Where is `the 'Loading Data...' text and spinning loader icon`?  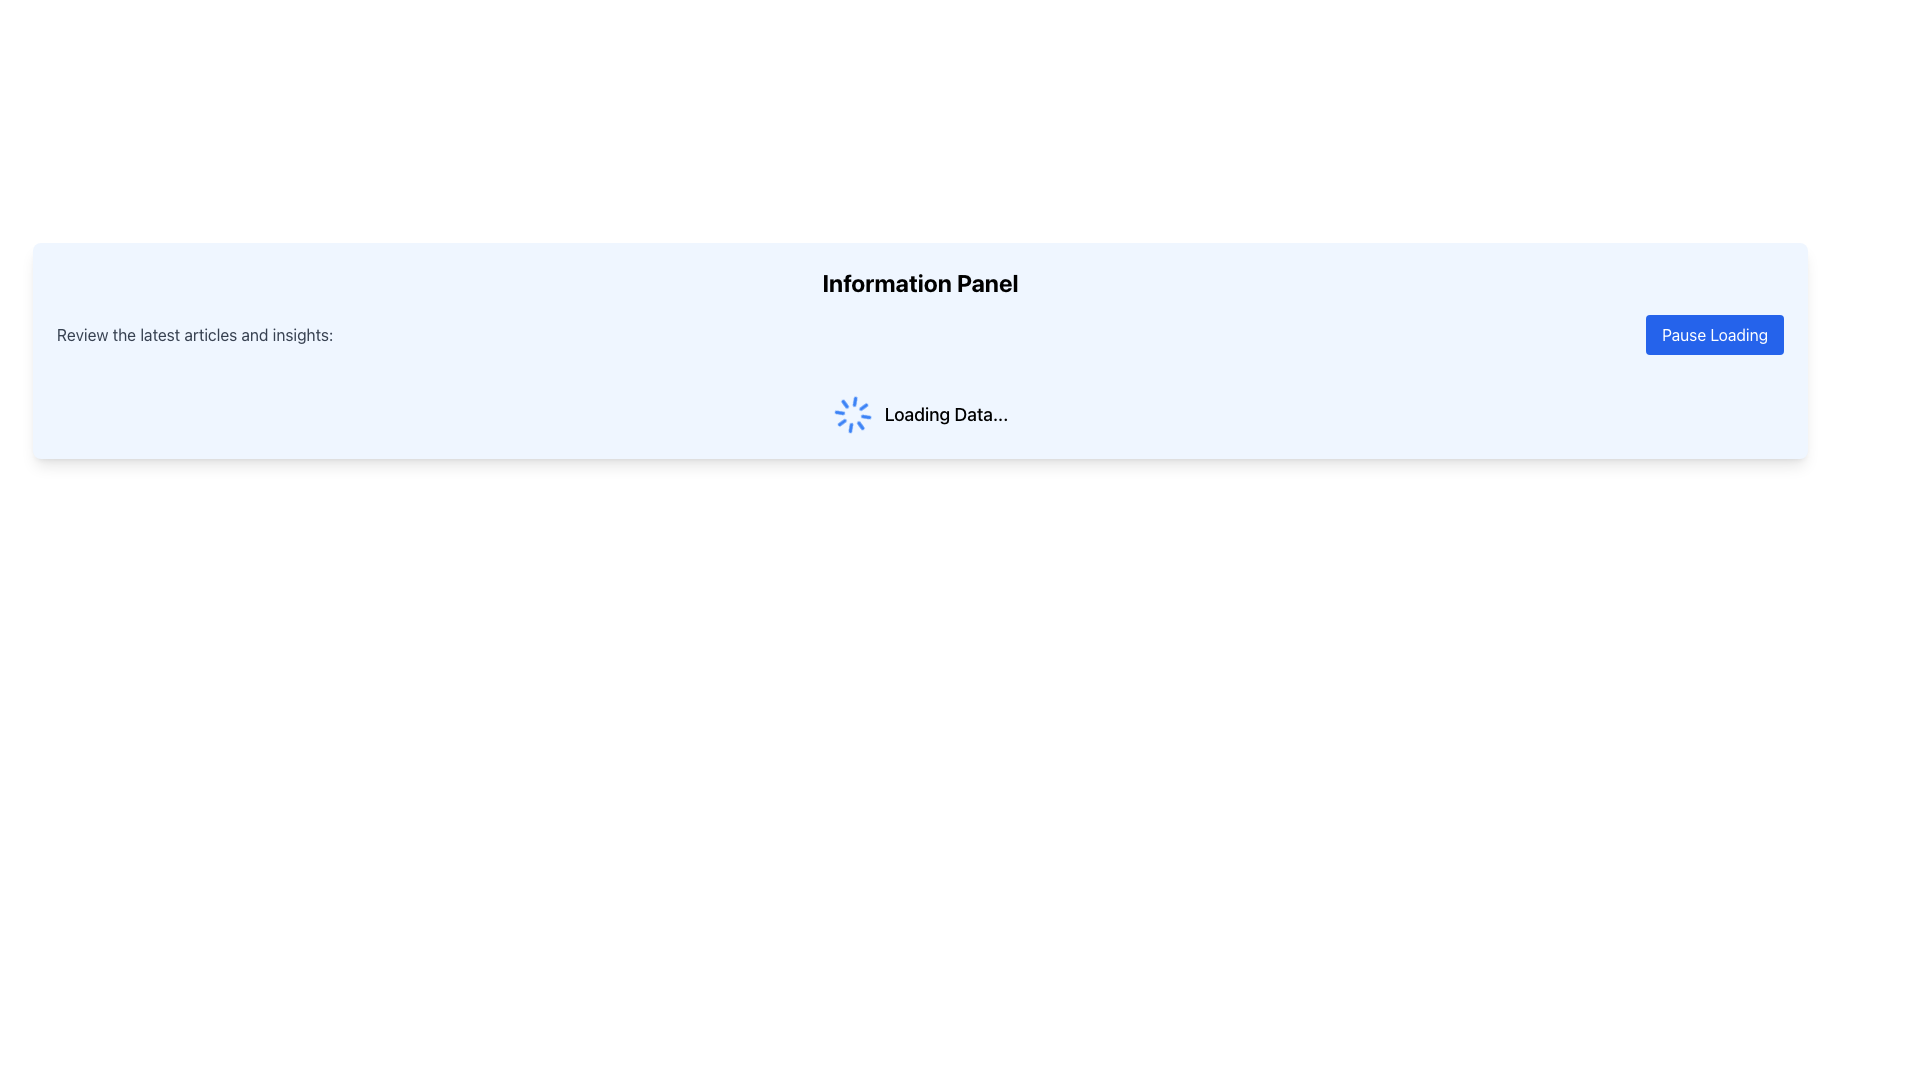
the 'Loading Data...' text and spinning loader icon is located at coordinates (919, 402).